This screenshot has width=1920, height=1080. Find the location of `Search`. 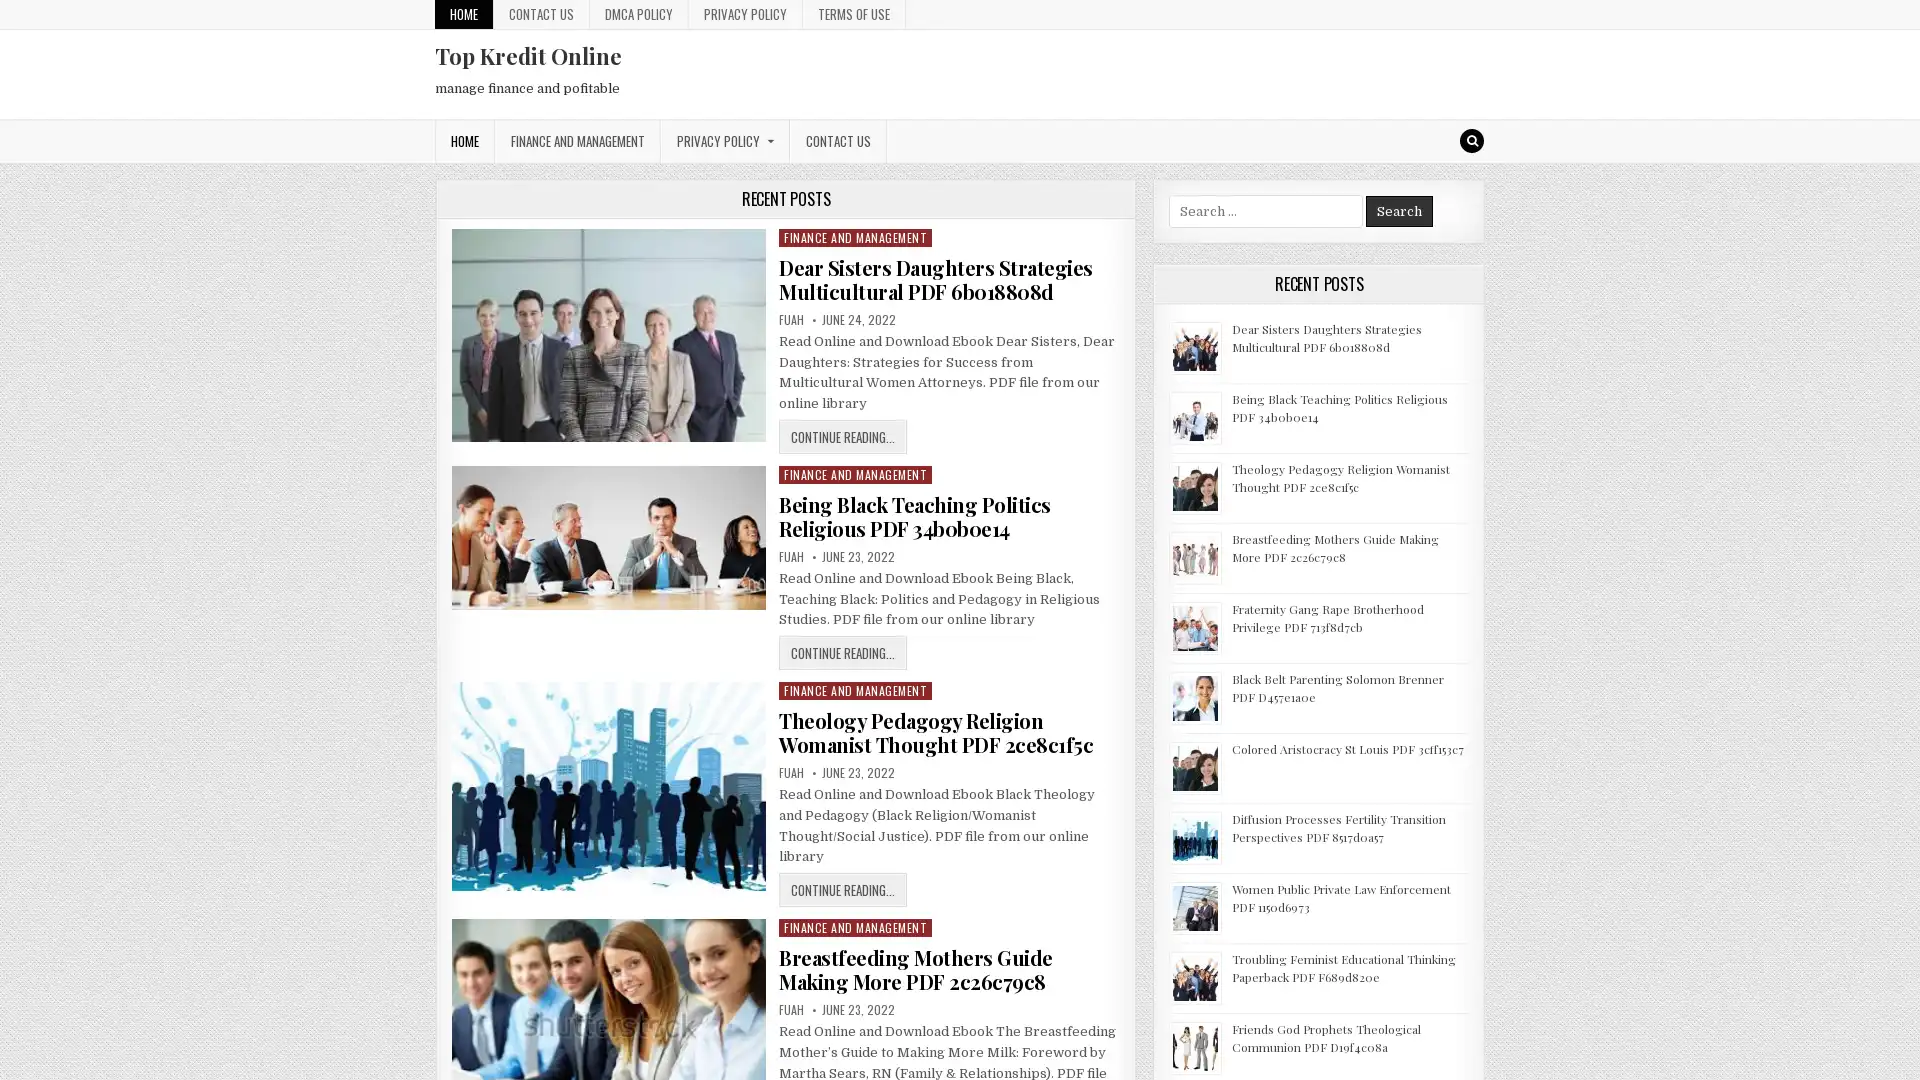

Search is located at coordinates (1398, 211).